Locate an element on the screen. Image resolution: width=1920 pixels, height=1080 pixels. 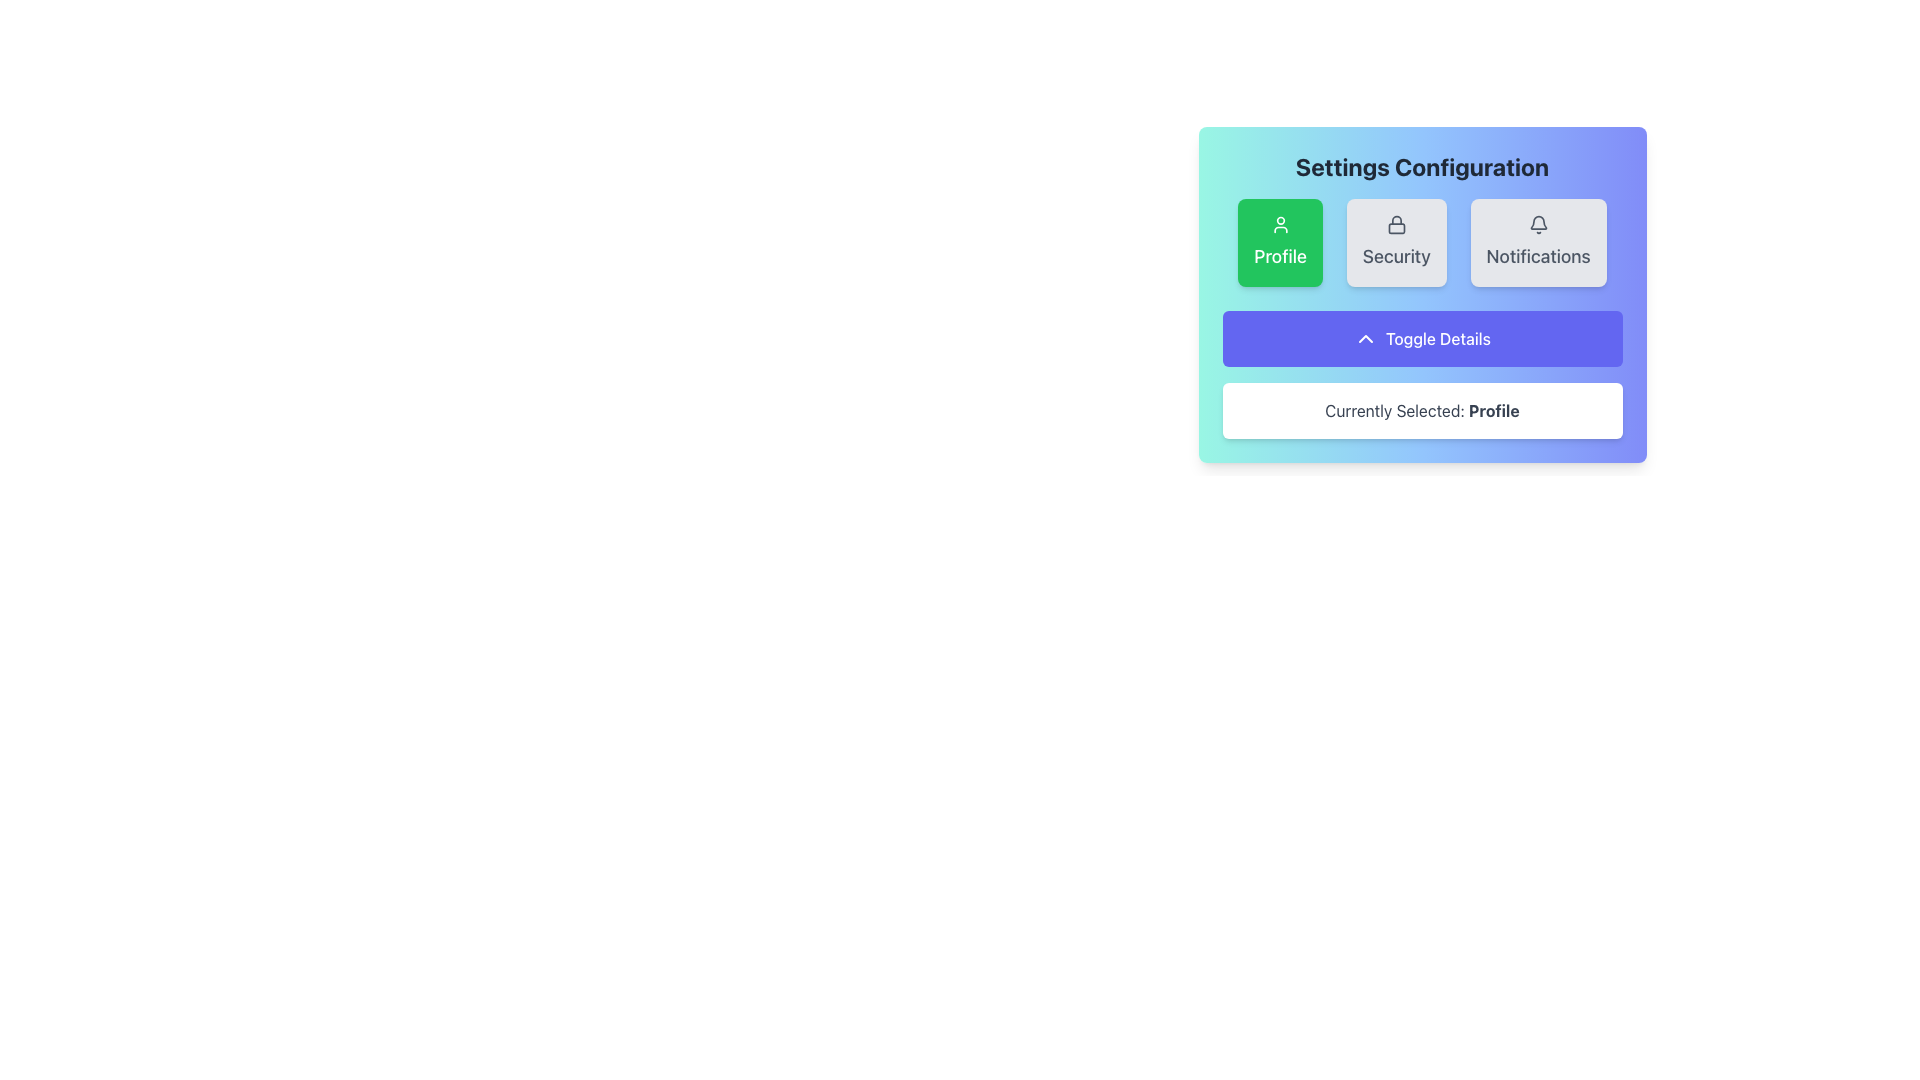
the rightmost button labeled 'Notifications' is located at coordinates (1536, 242).